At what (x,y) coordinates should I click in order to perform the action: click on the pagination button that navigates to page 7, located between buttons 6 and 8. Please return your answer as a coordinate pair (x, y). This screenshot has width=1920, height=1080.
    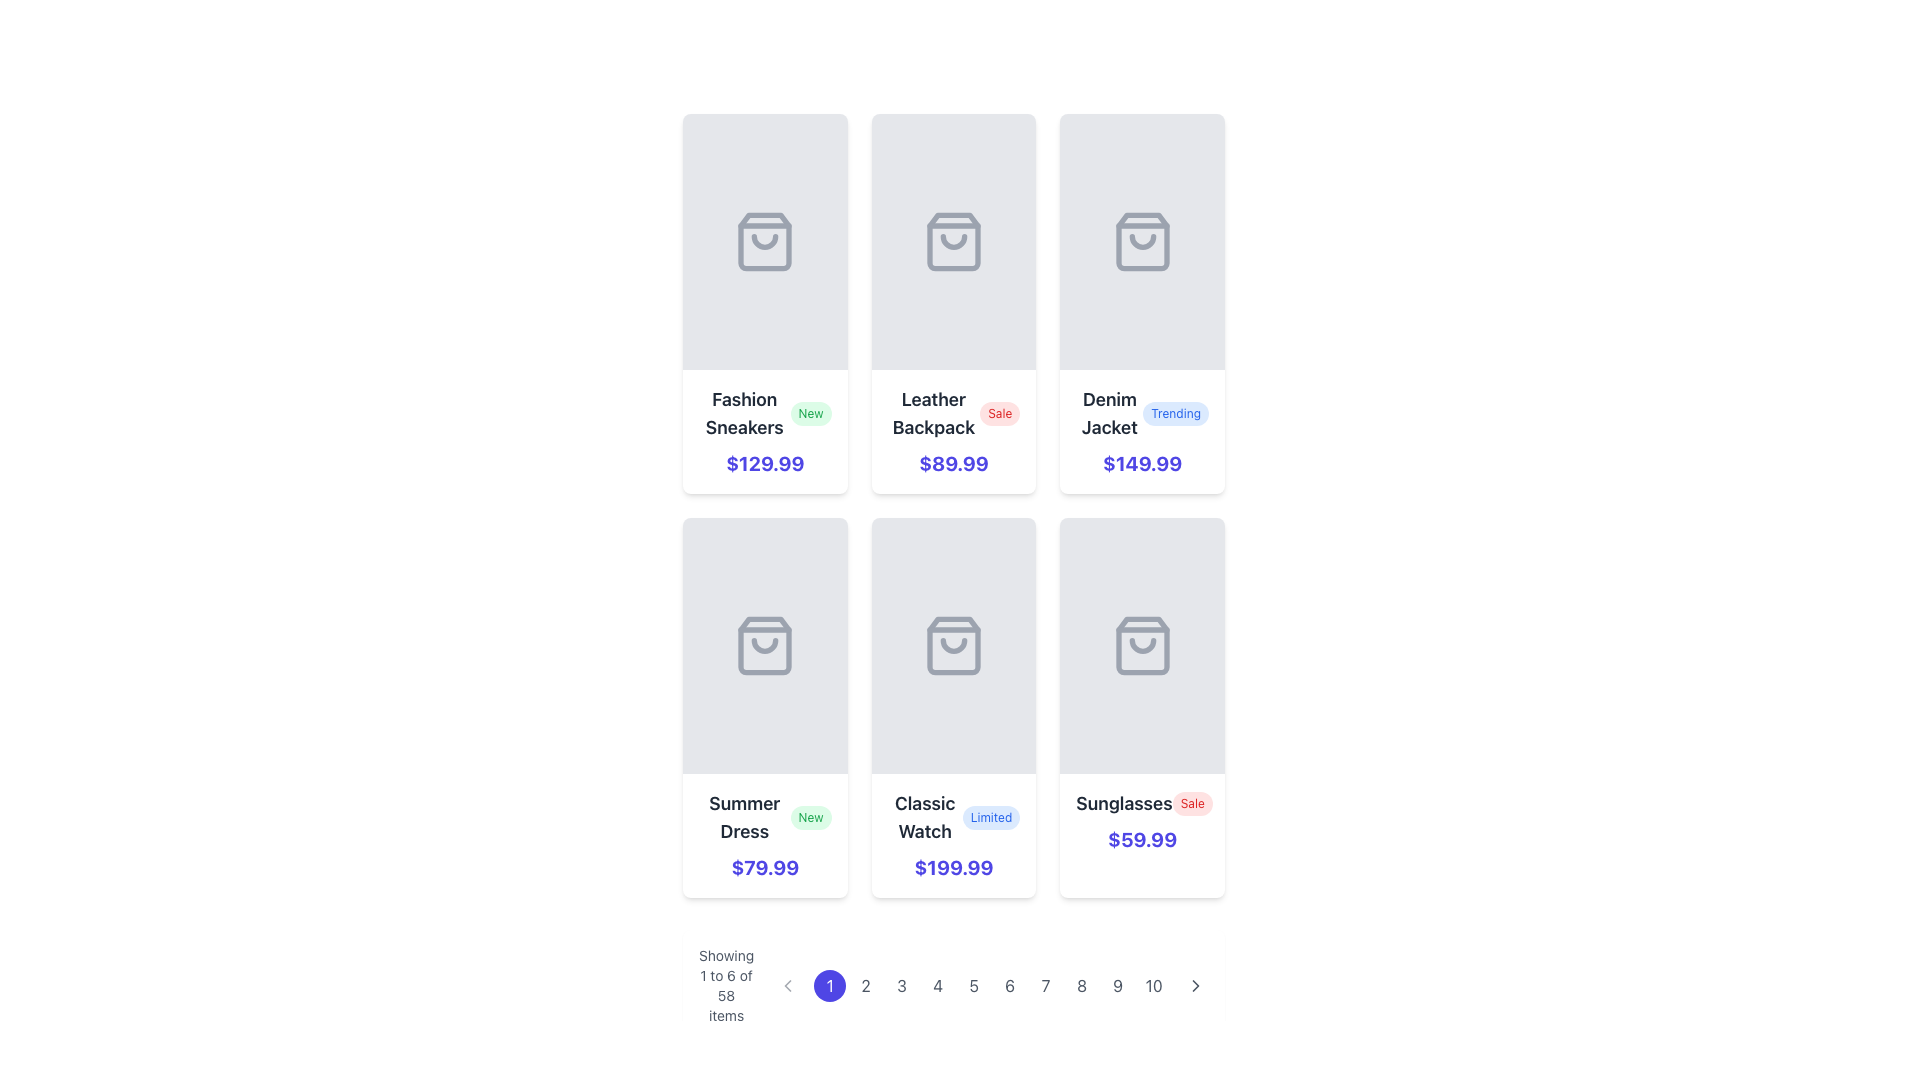
    Looking at the image, I should click on (1045, 985).